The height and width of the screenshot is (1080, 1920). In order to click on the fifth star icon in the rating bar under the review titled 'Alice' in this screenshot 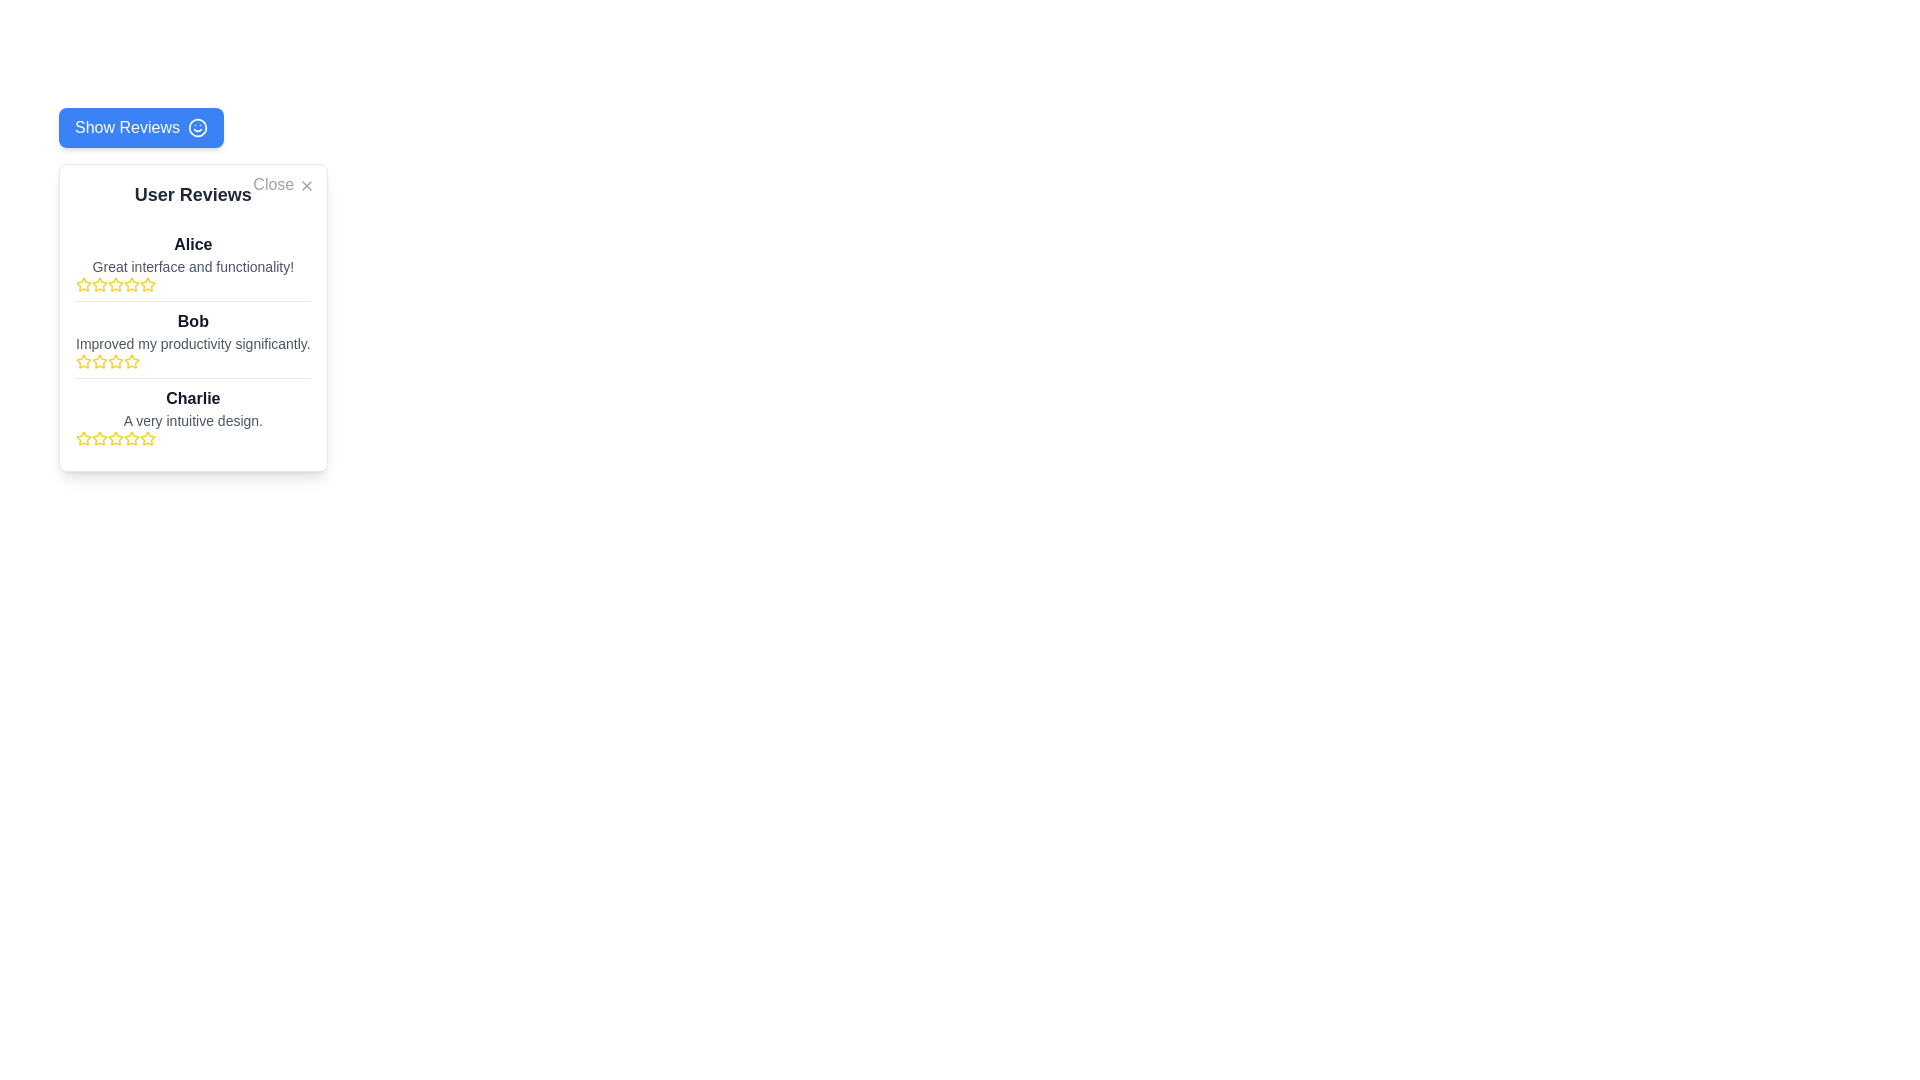, I will do `click(147, 285)`.